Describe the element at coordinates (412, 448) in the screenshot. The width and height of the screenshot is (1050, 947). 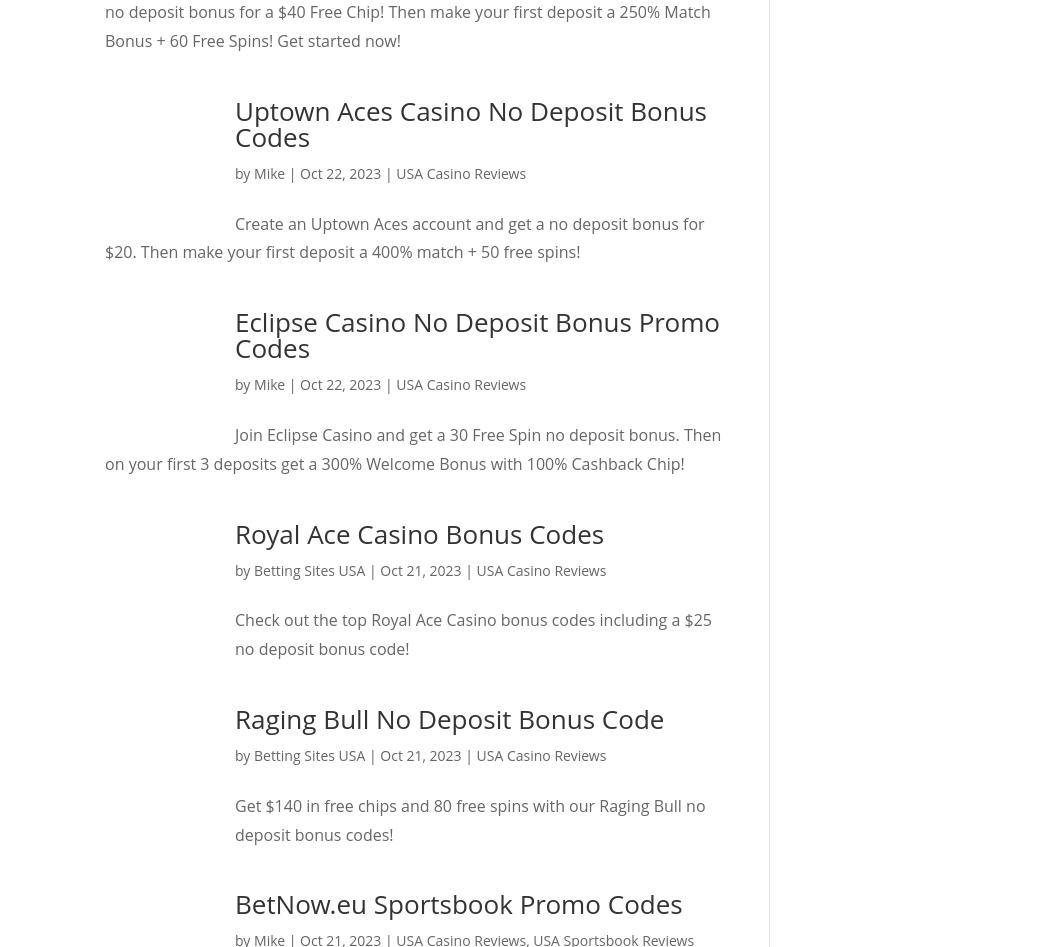
I see `'Join Eclipse Casino and get a 30 Free Spin no deposit bonus. Then on your first 3 deposits get a 300% Welcome Bonus with 100% Cashback Chip!'` at that location.